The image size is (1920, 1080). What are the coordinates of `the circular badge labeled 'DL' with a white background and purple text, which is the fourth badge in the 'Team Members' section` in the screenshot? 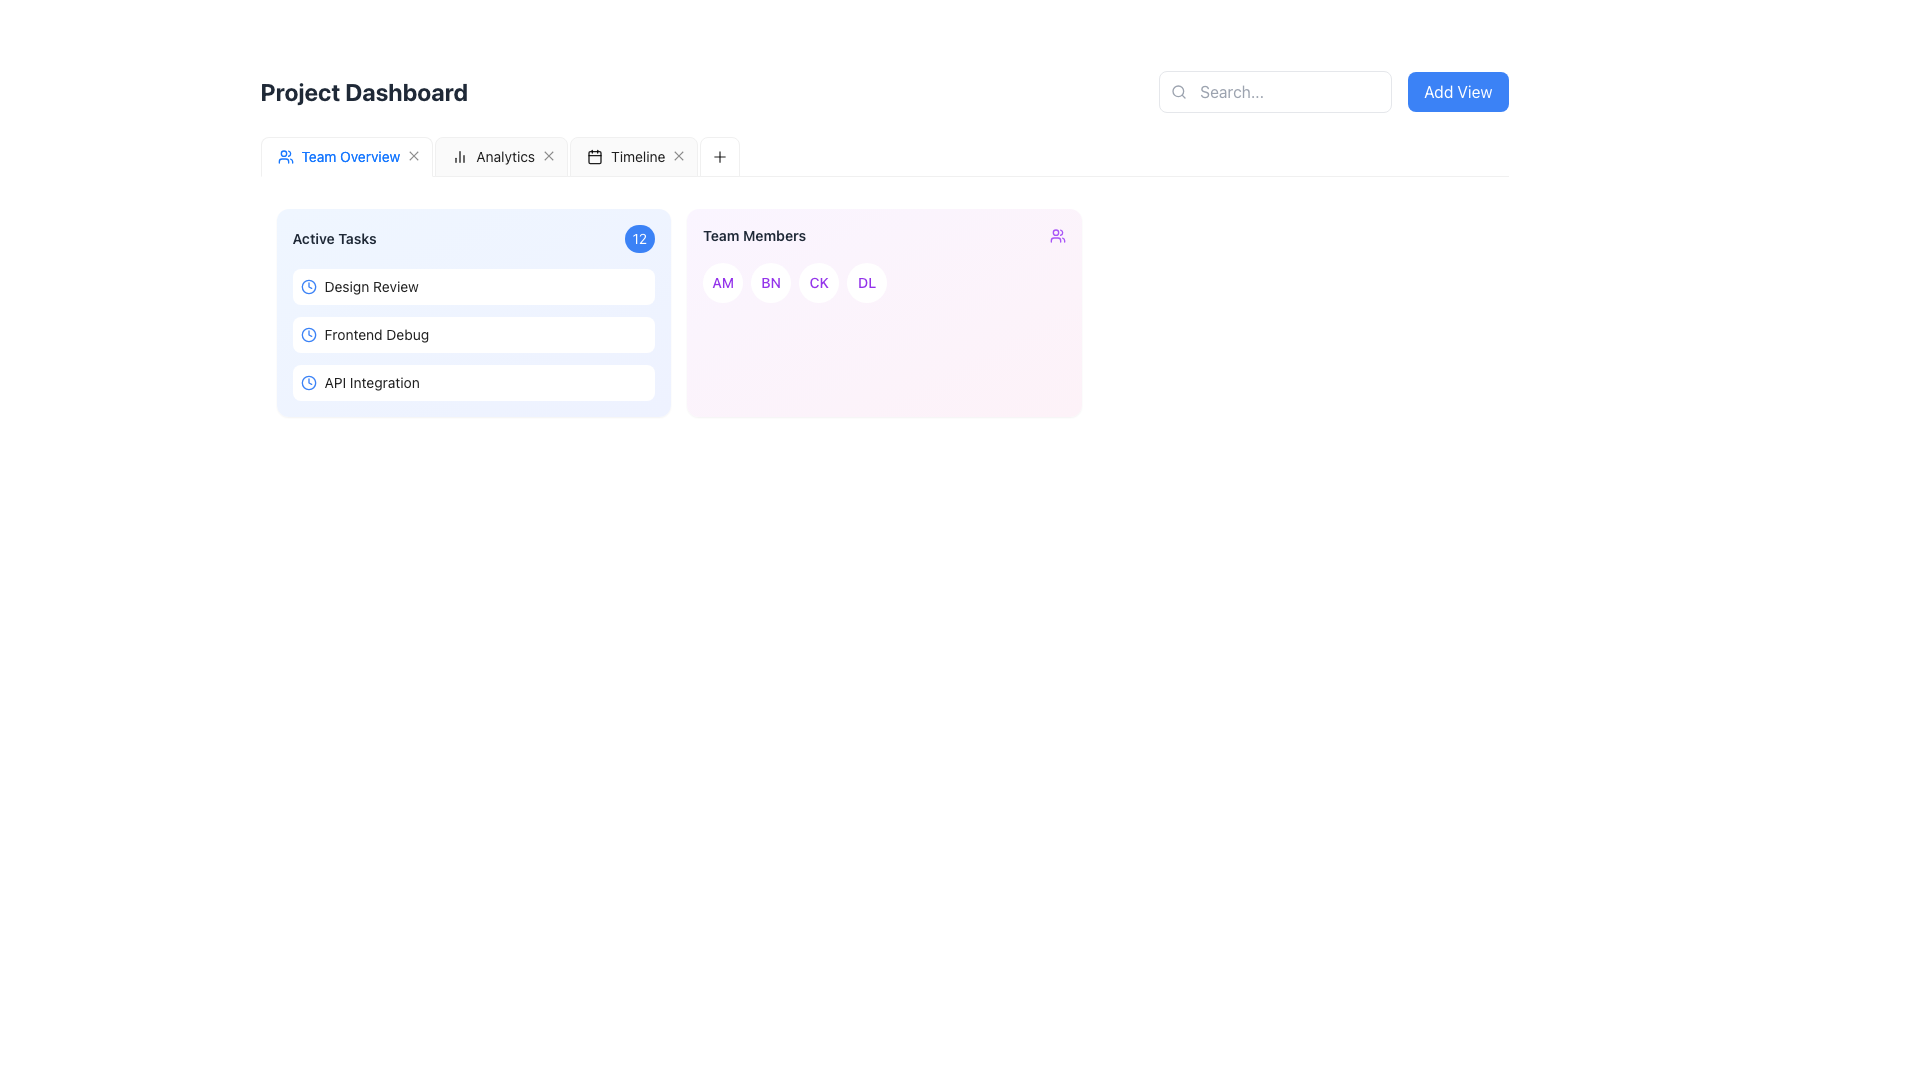 It's located at (867, 282).